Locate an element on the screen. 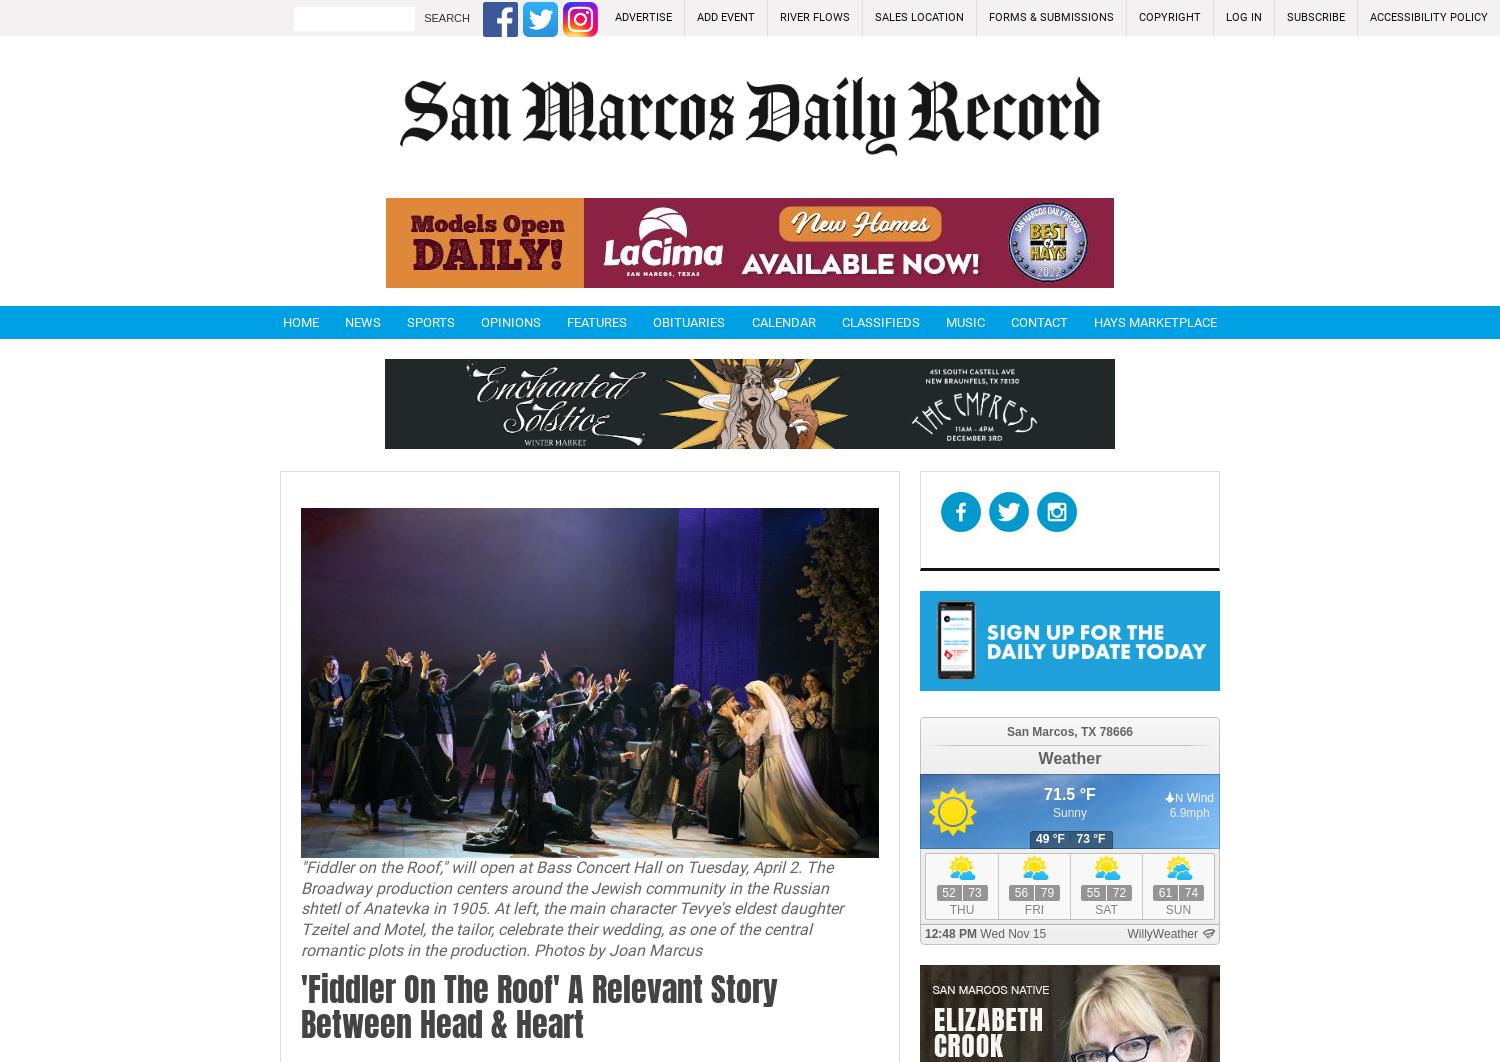  'Subscribe' is located at coordinates (1314, 17).